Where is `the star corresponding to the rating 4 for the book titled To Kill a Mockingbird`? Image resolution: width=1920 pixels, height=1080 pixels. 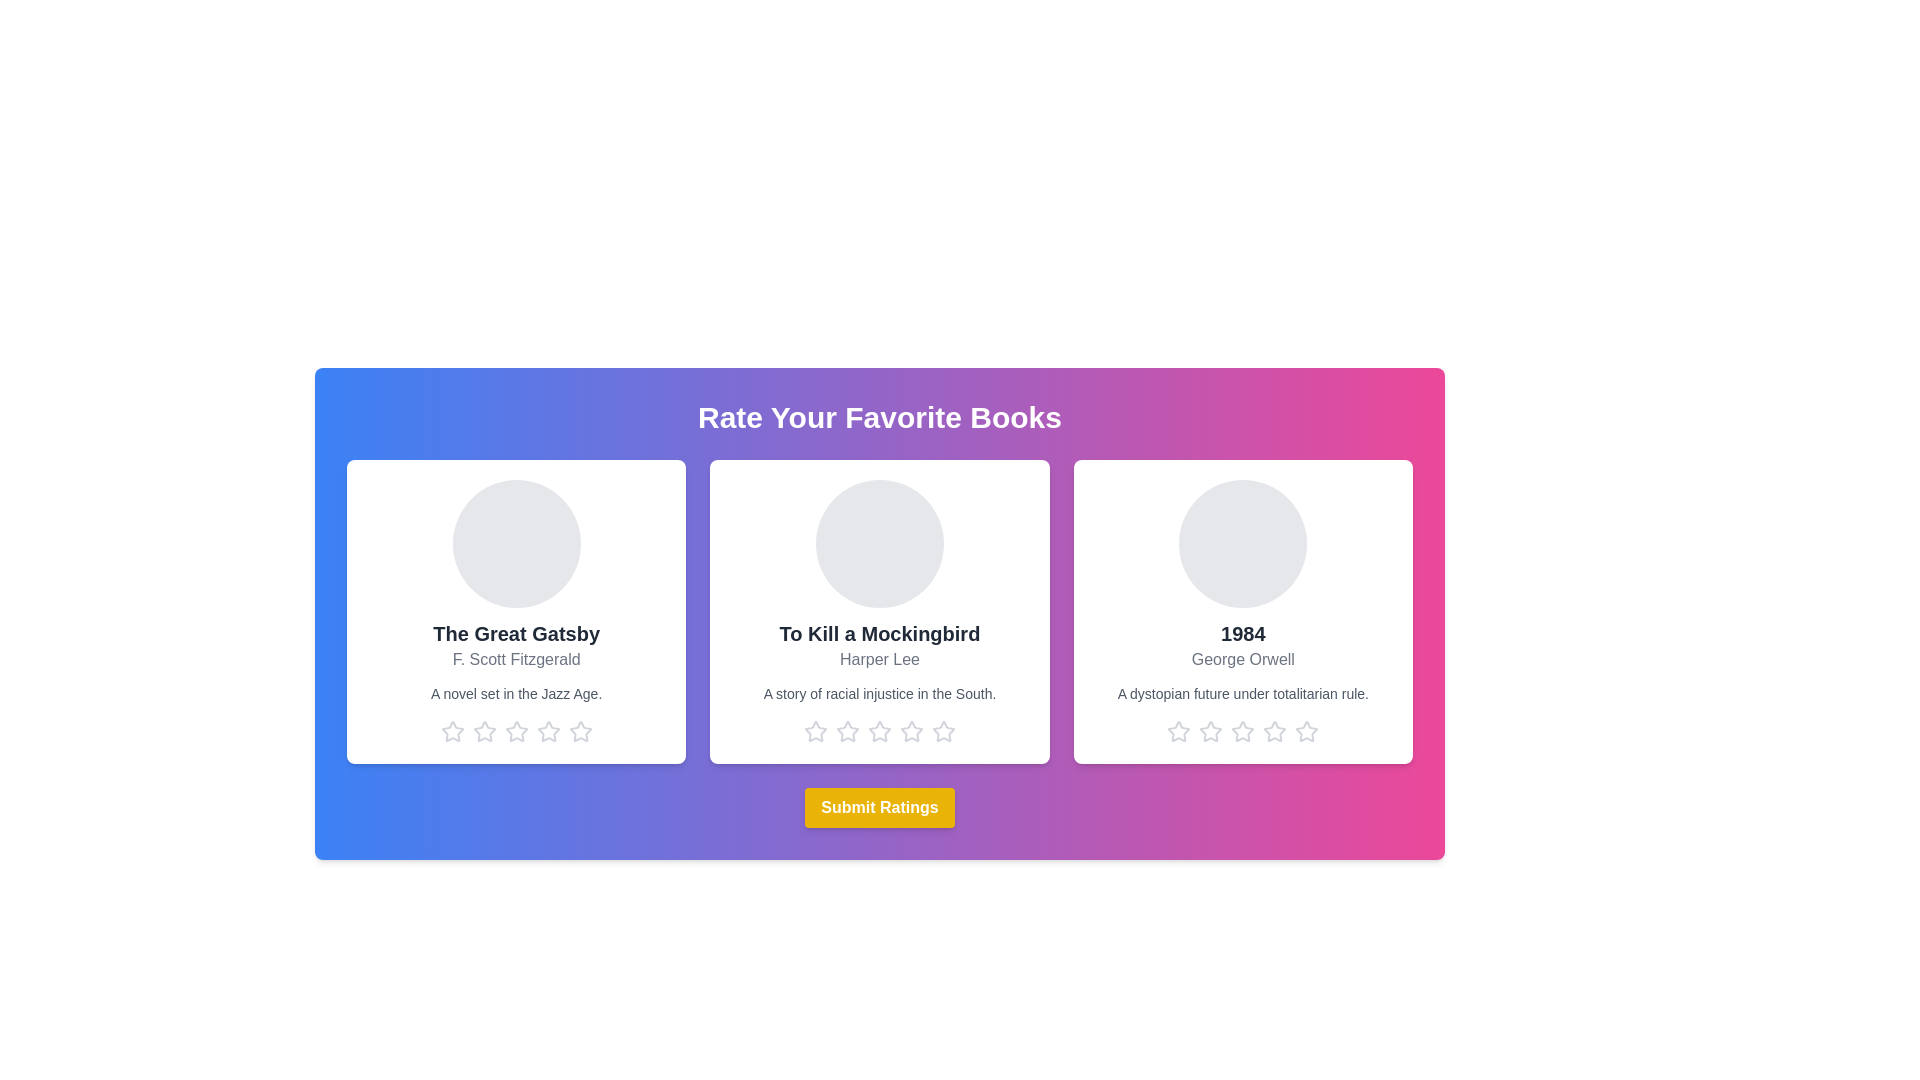 the star corresponding to the rating 4 for the book titled To Kill a Mockingbird is located at coordinates (911, 732).